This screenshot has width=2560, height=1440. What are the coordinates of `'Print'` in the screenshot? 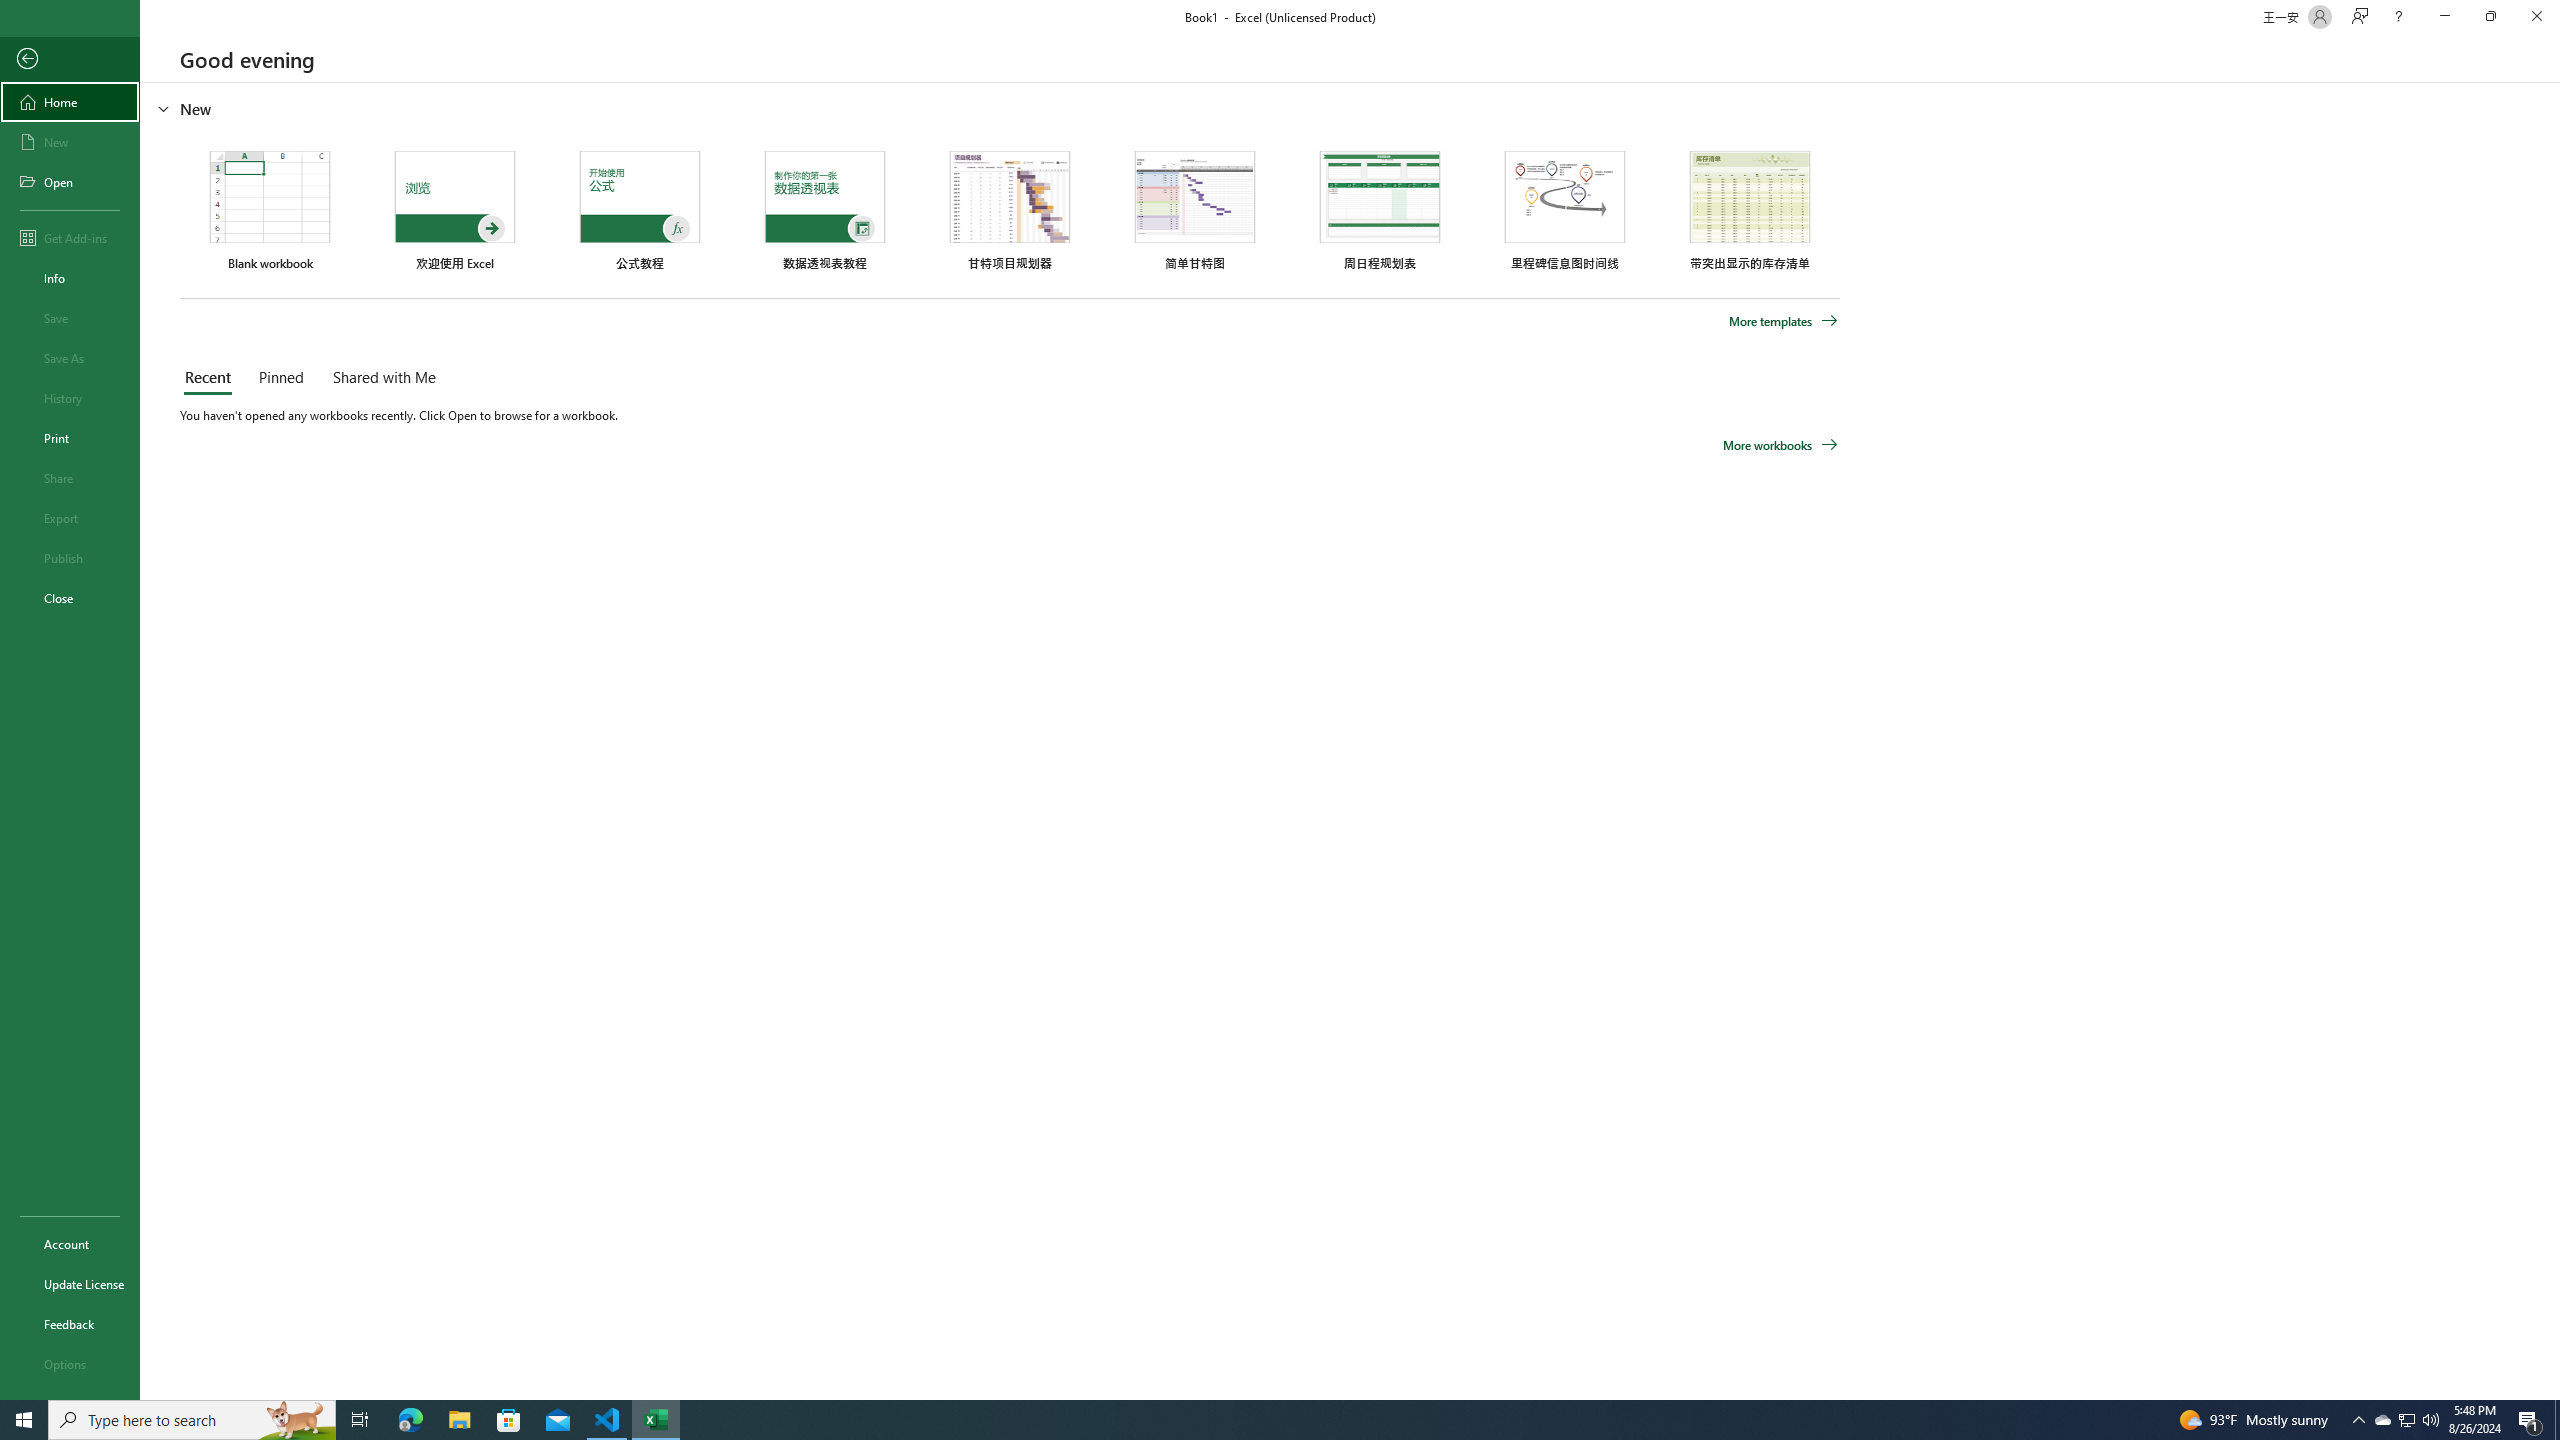 It's located at (69, 436).